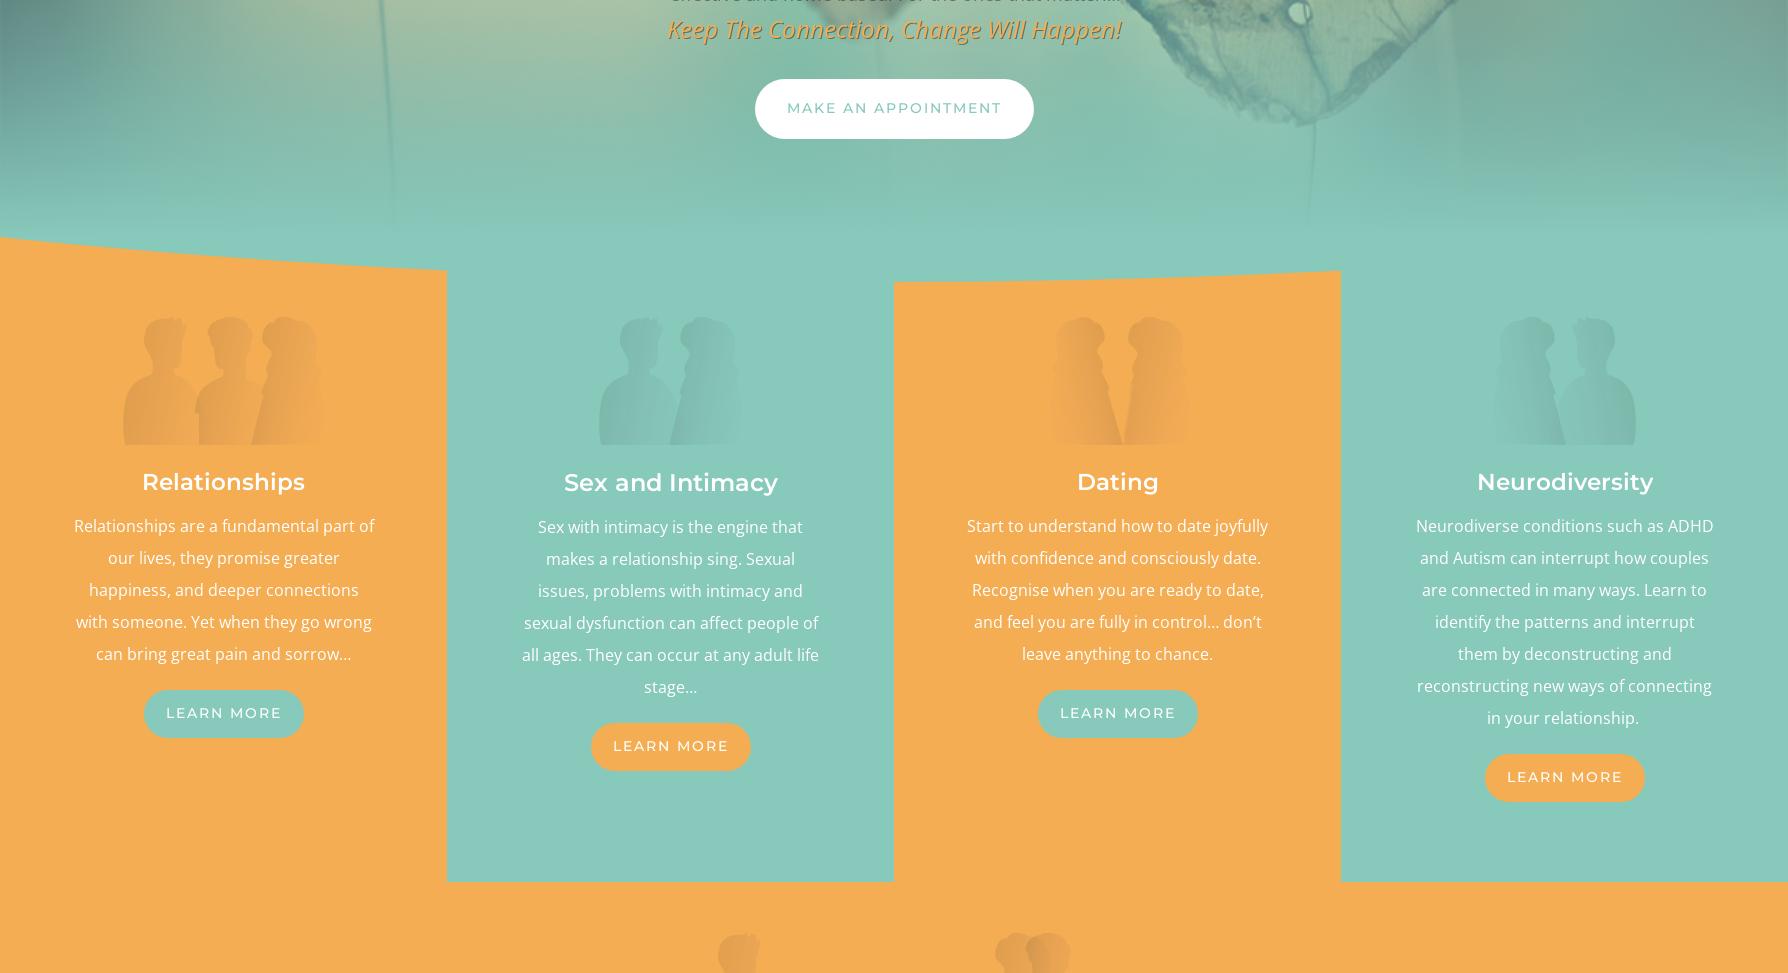  Describe the element at coordinates (670, 606) in the screenshot. I see `'Sex with intimacy is the engine that makes a relationship sing. Sexual issues, problems with intimacy and sexual dysfunction can affect people of all ages. They can occur at any adult life stage…'` at that location.